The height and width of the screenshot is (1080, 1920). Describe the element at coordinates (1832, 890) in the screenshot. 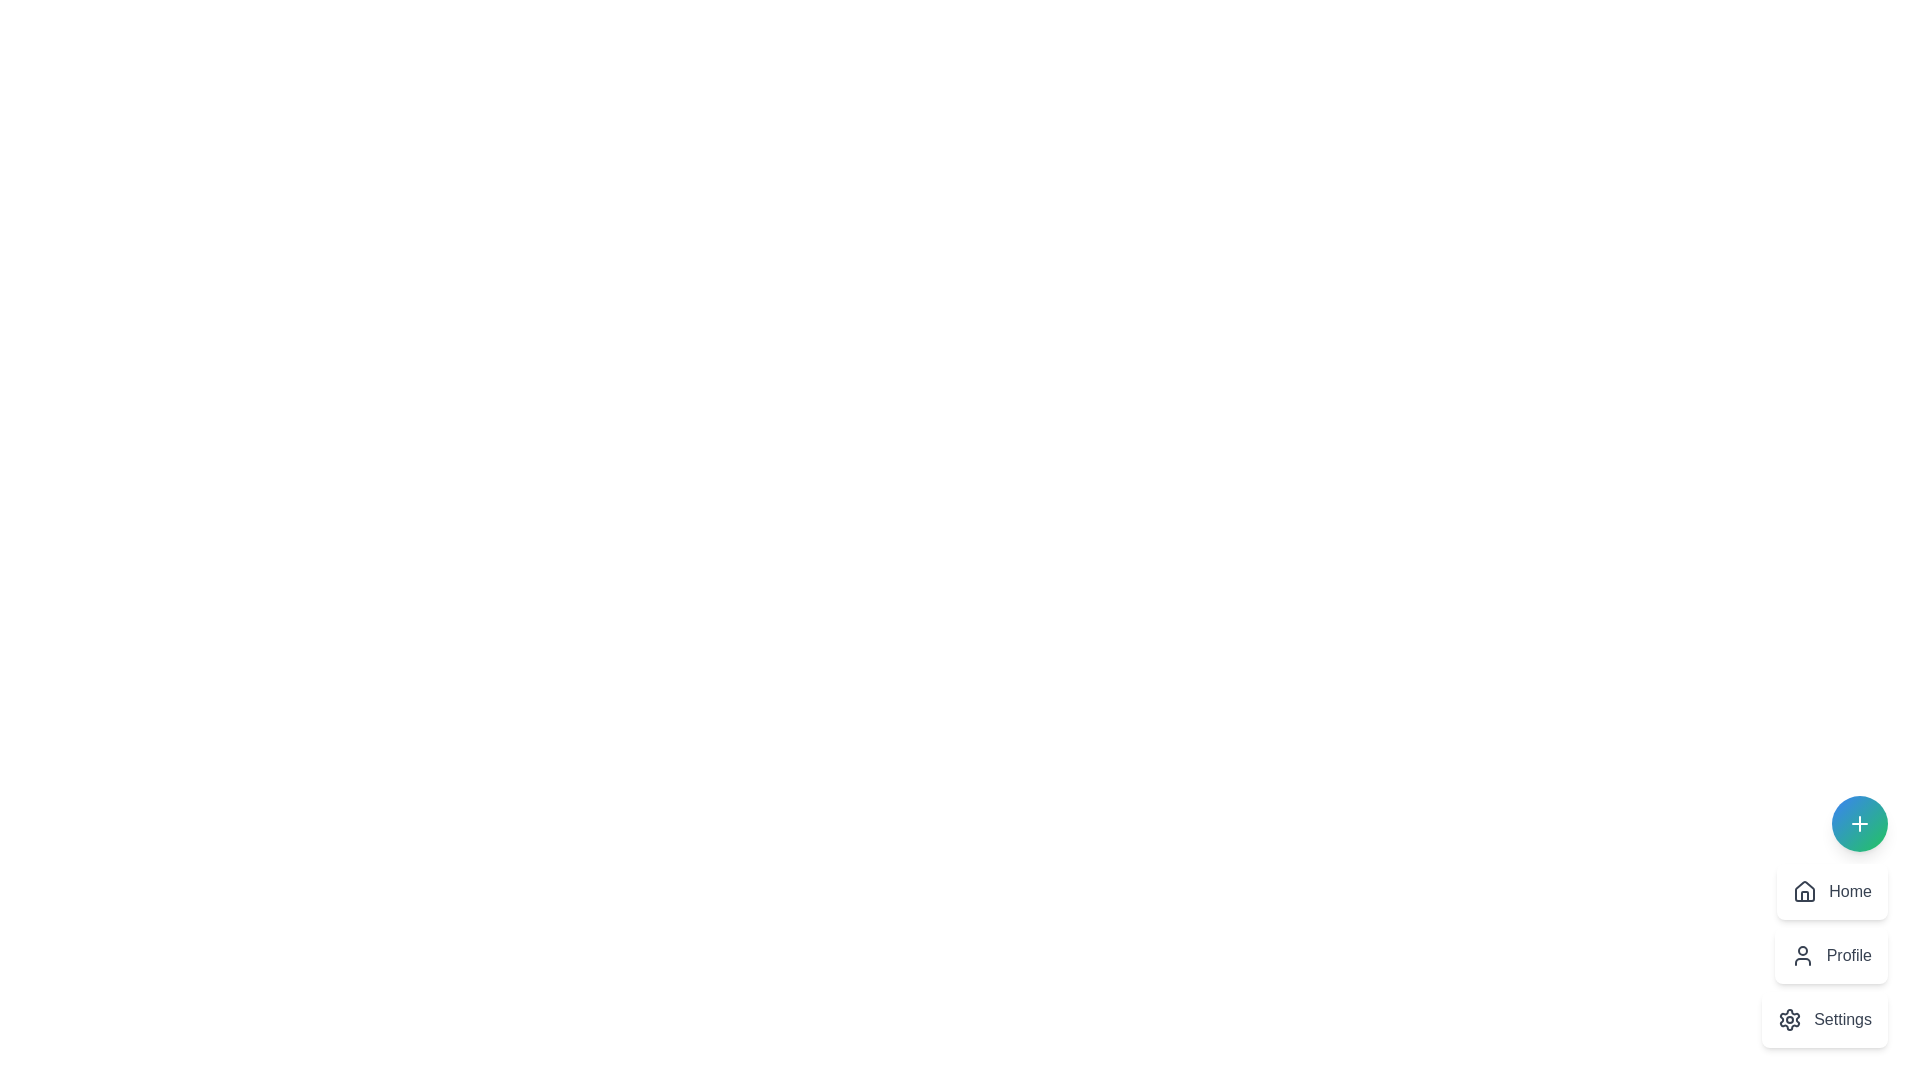

I see `the action Home from the speed dial menu` at that location.